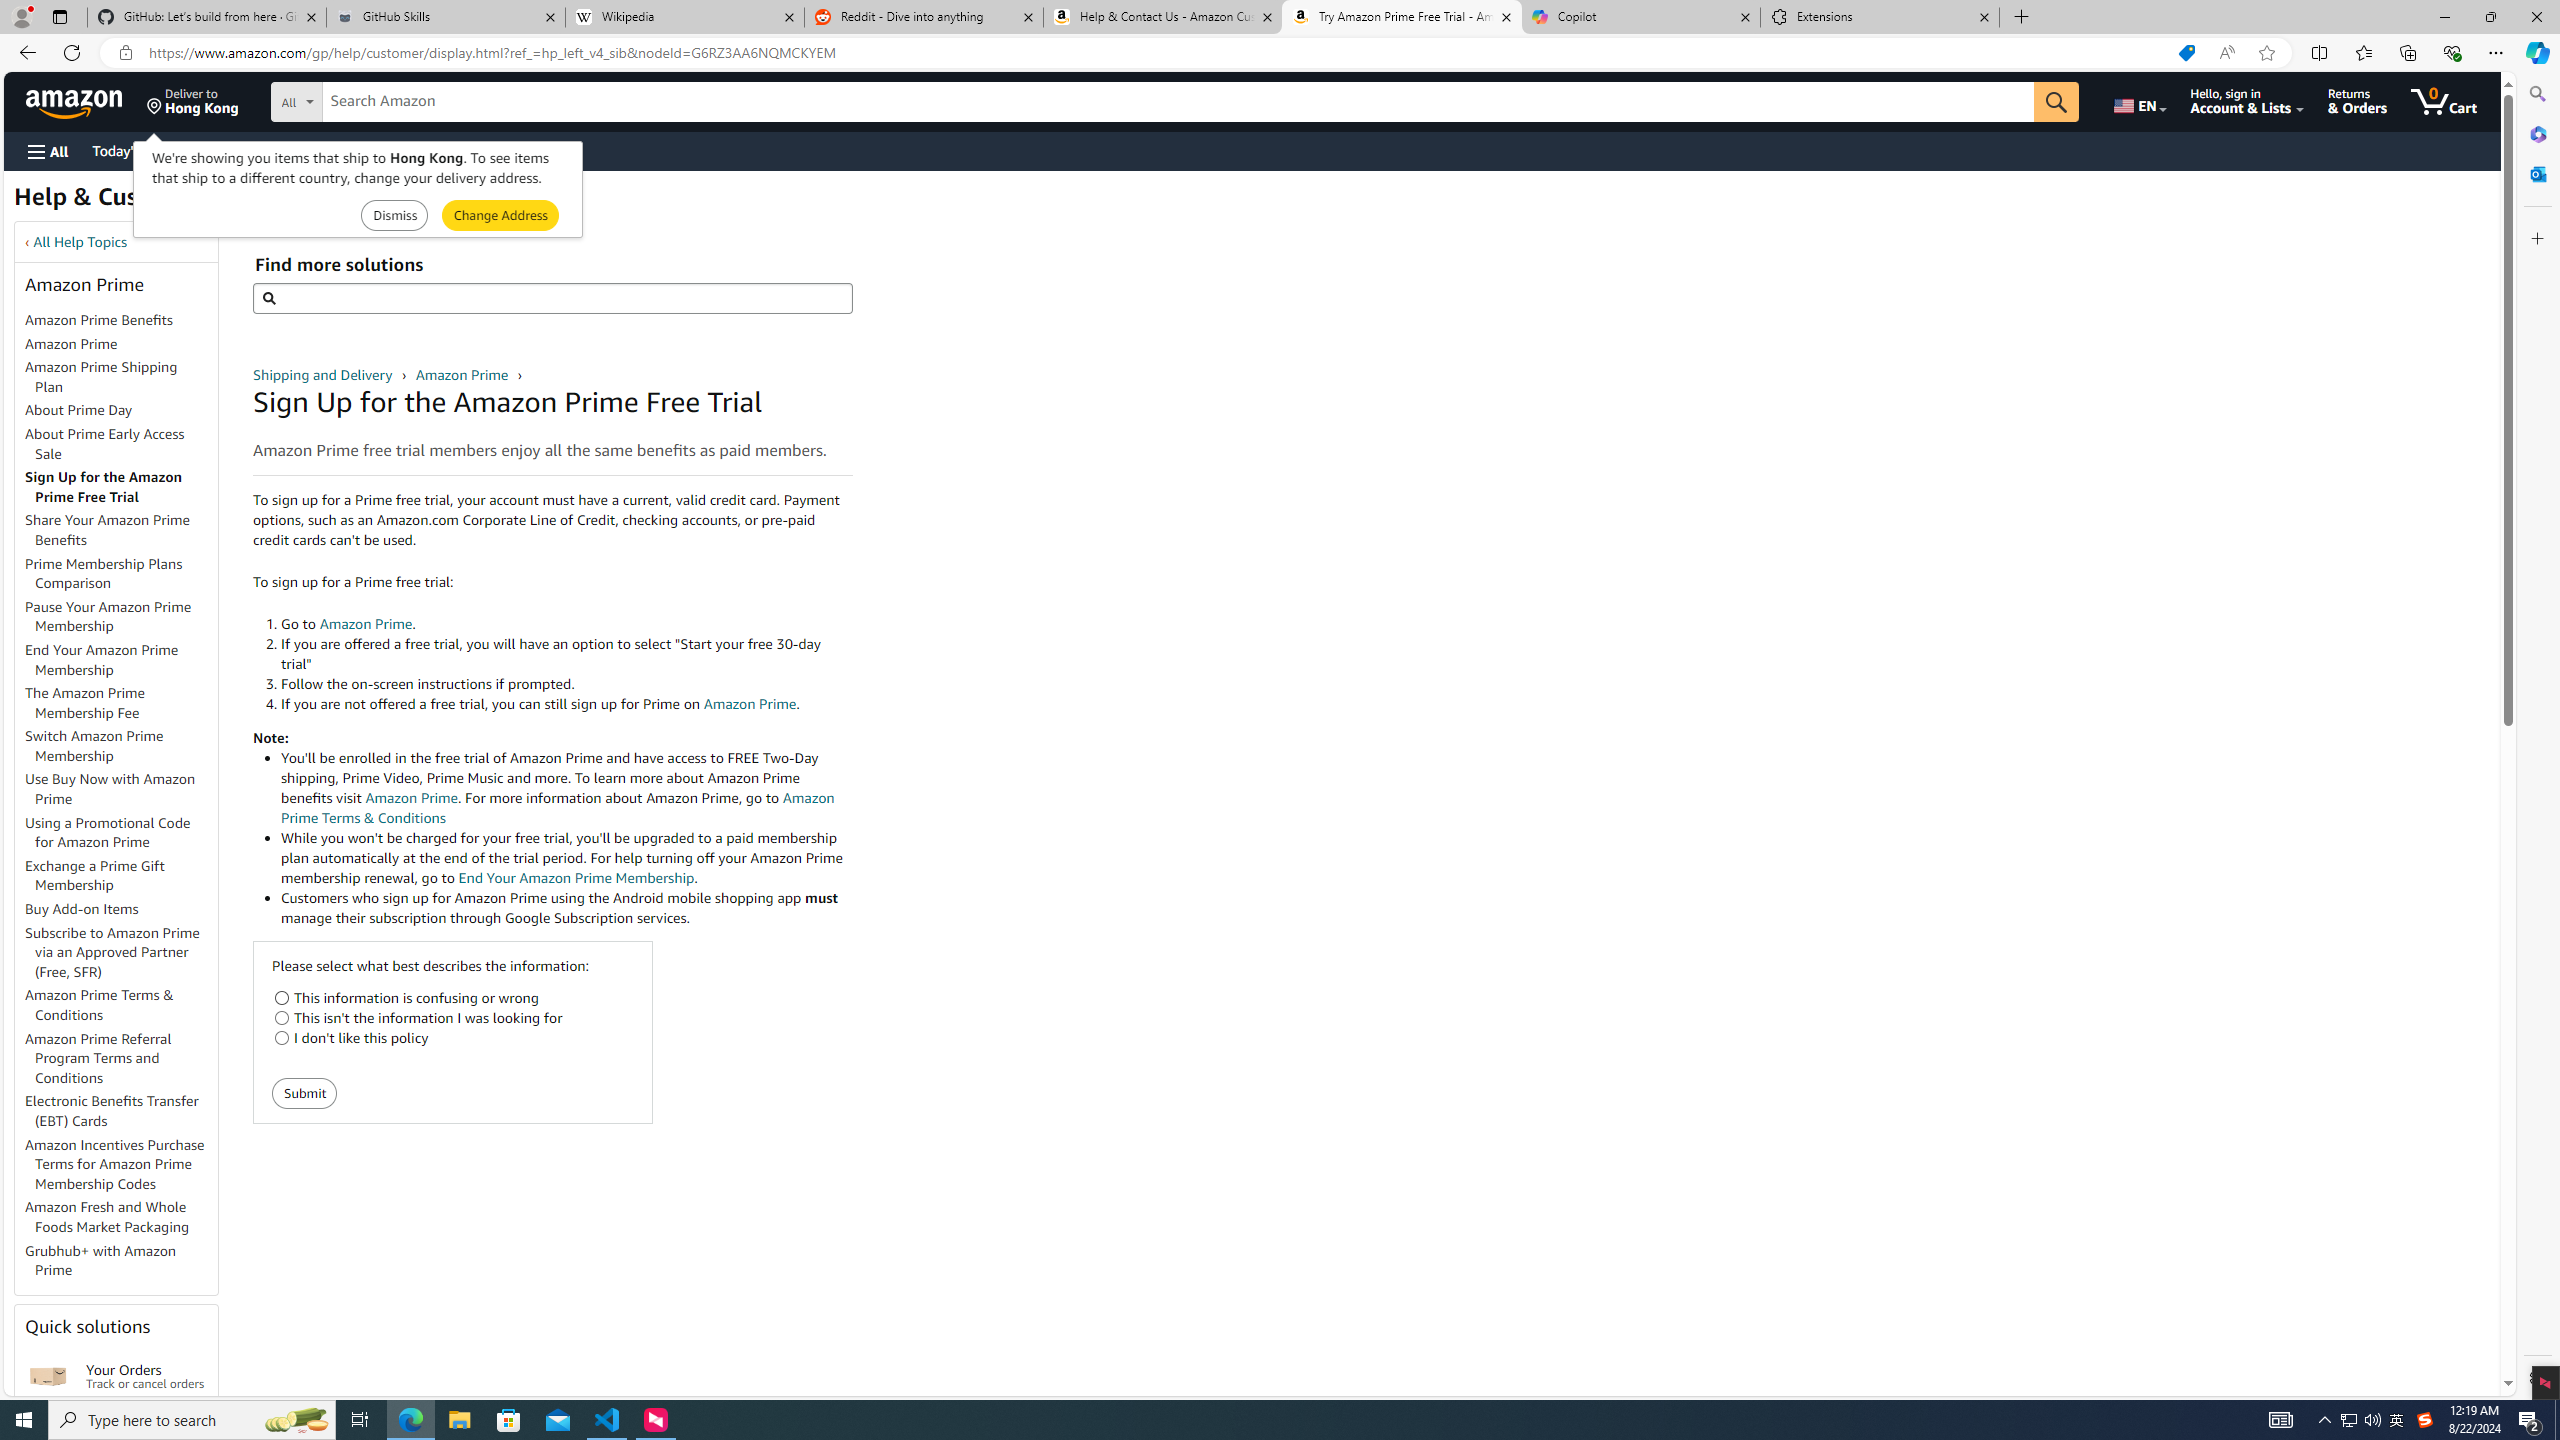 The image size is (2560, 1440). I want to click on 'Help & Customer Service', so click(152, 202).